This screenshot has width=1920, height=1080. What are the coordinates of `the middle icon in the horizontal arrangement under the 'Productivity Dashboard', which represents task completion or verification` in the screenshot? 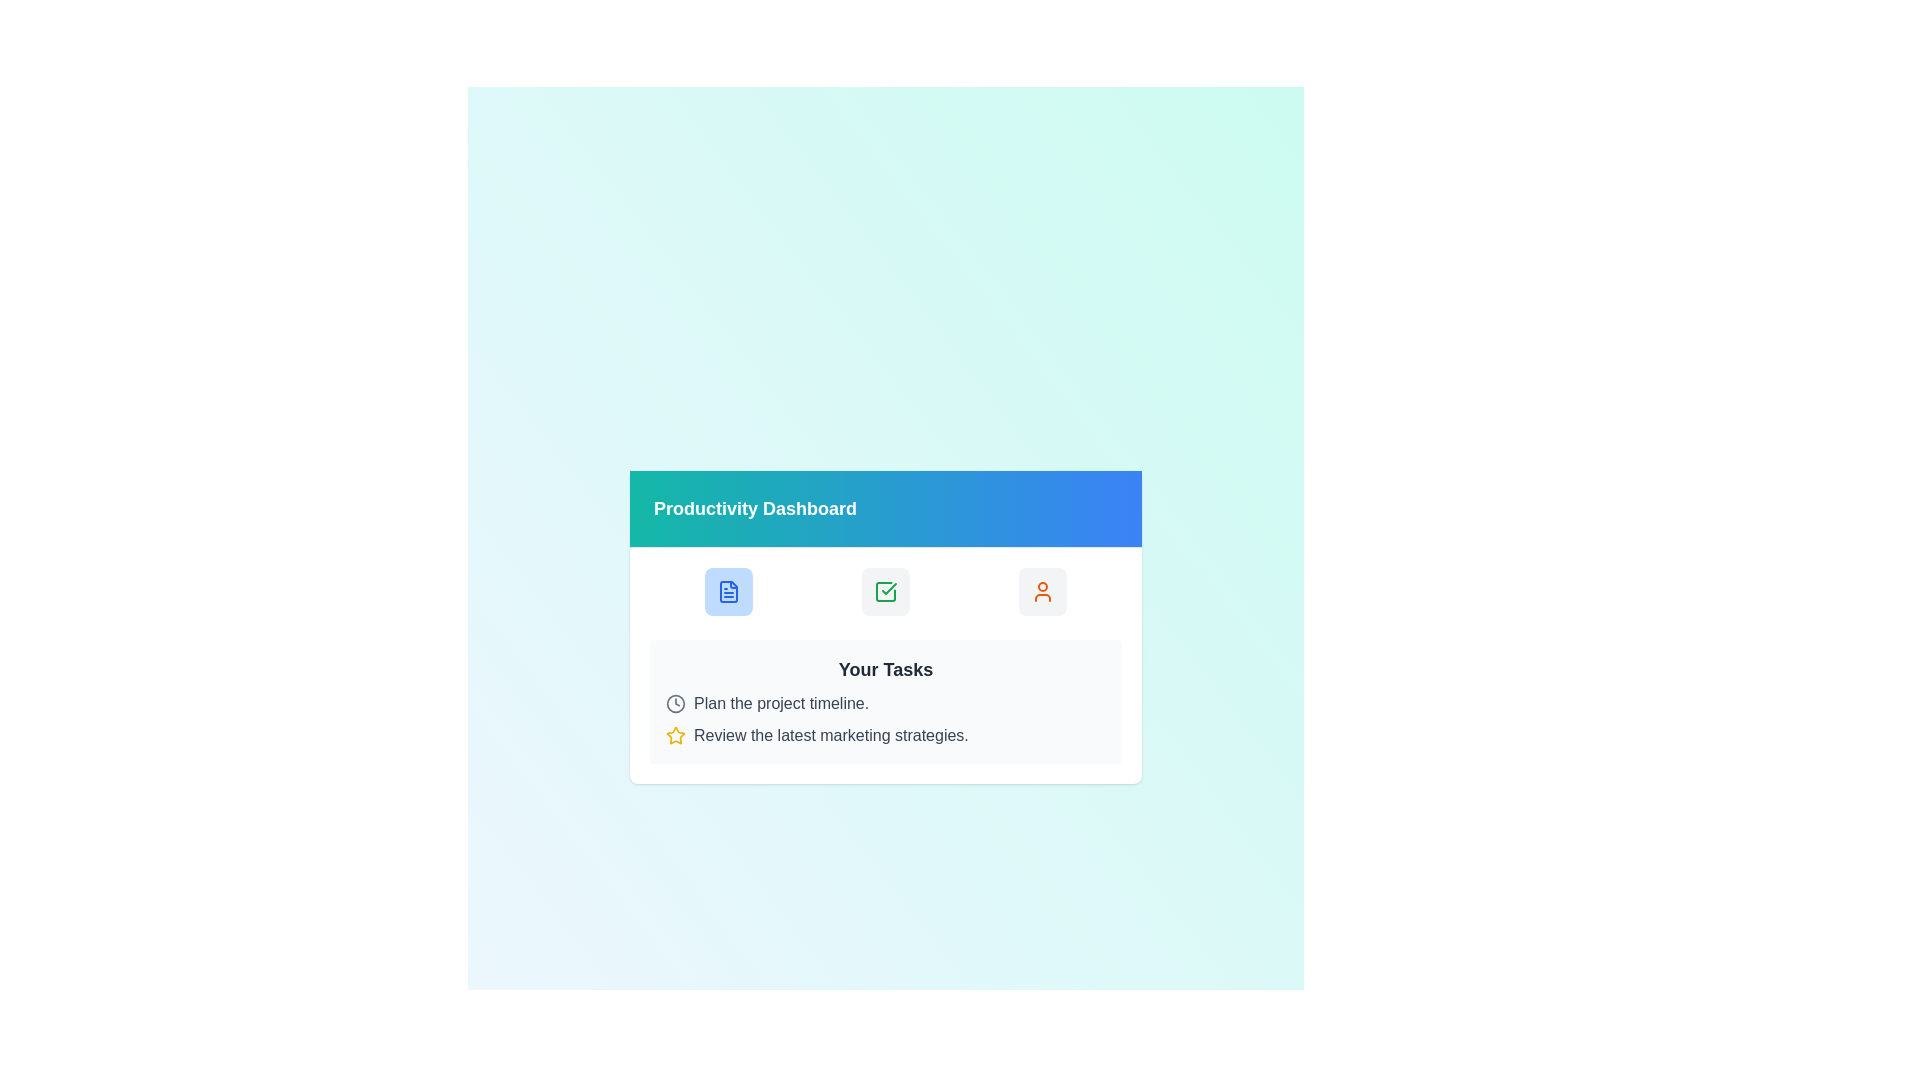 It's located at (884, 590).